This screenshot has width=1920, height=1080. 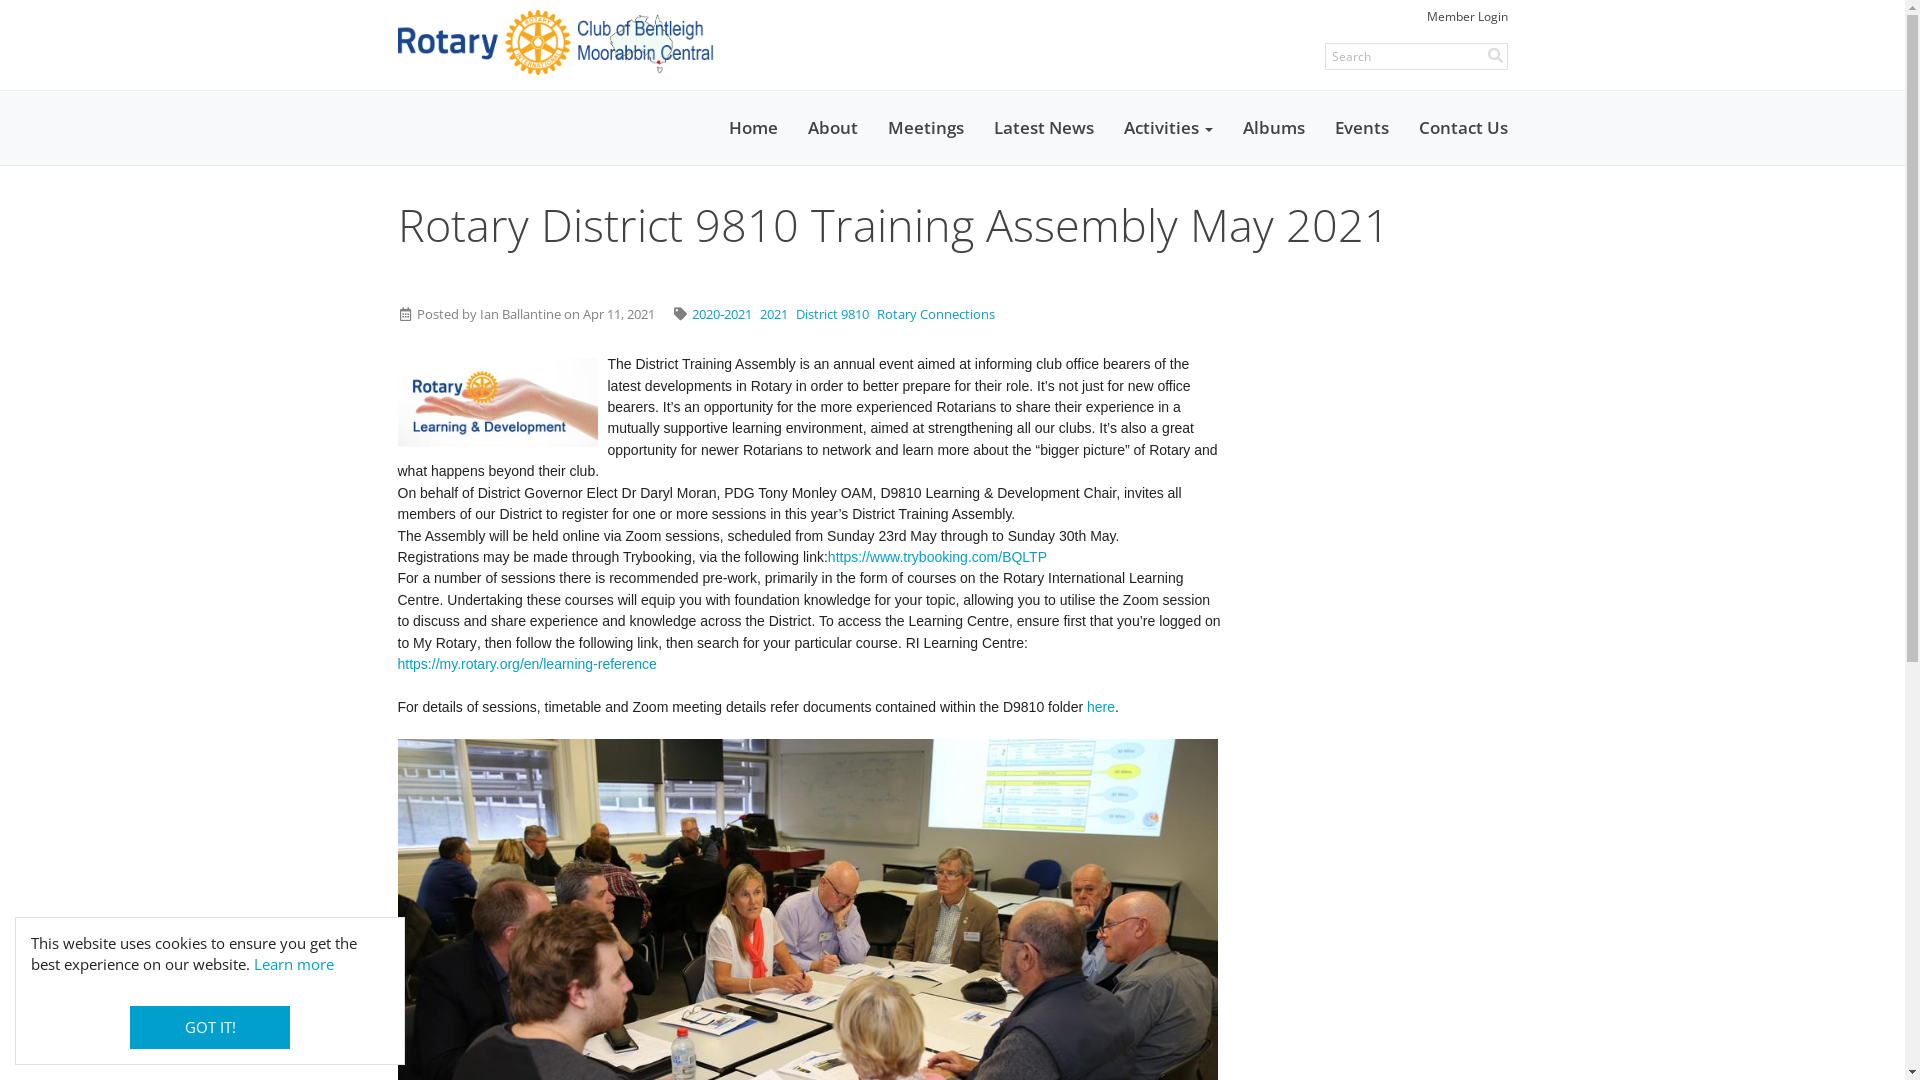 What do you see at coordinates (292, 963) in the screenshot?
I see `'Learn more'` at bounding box center [292, 963].